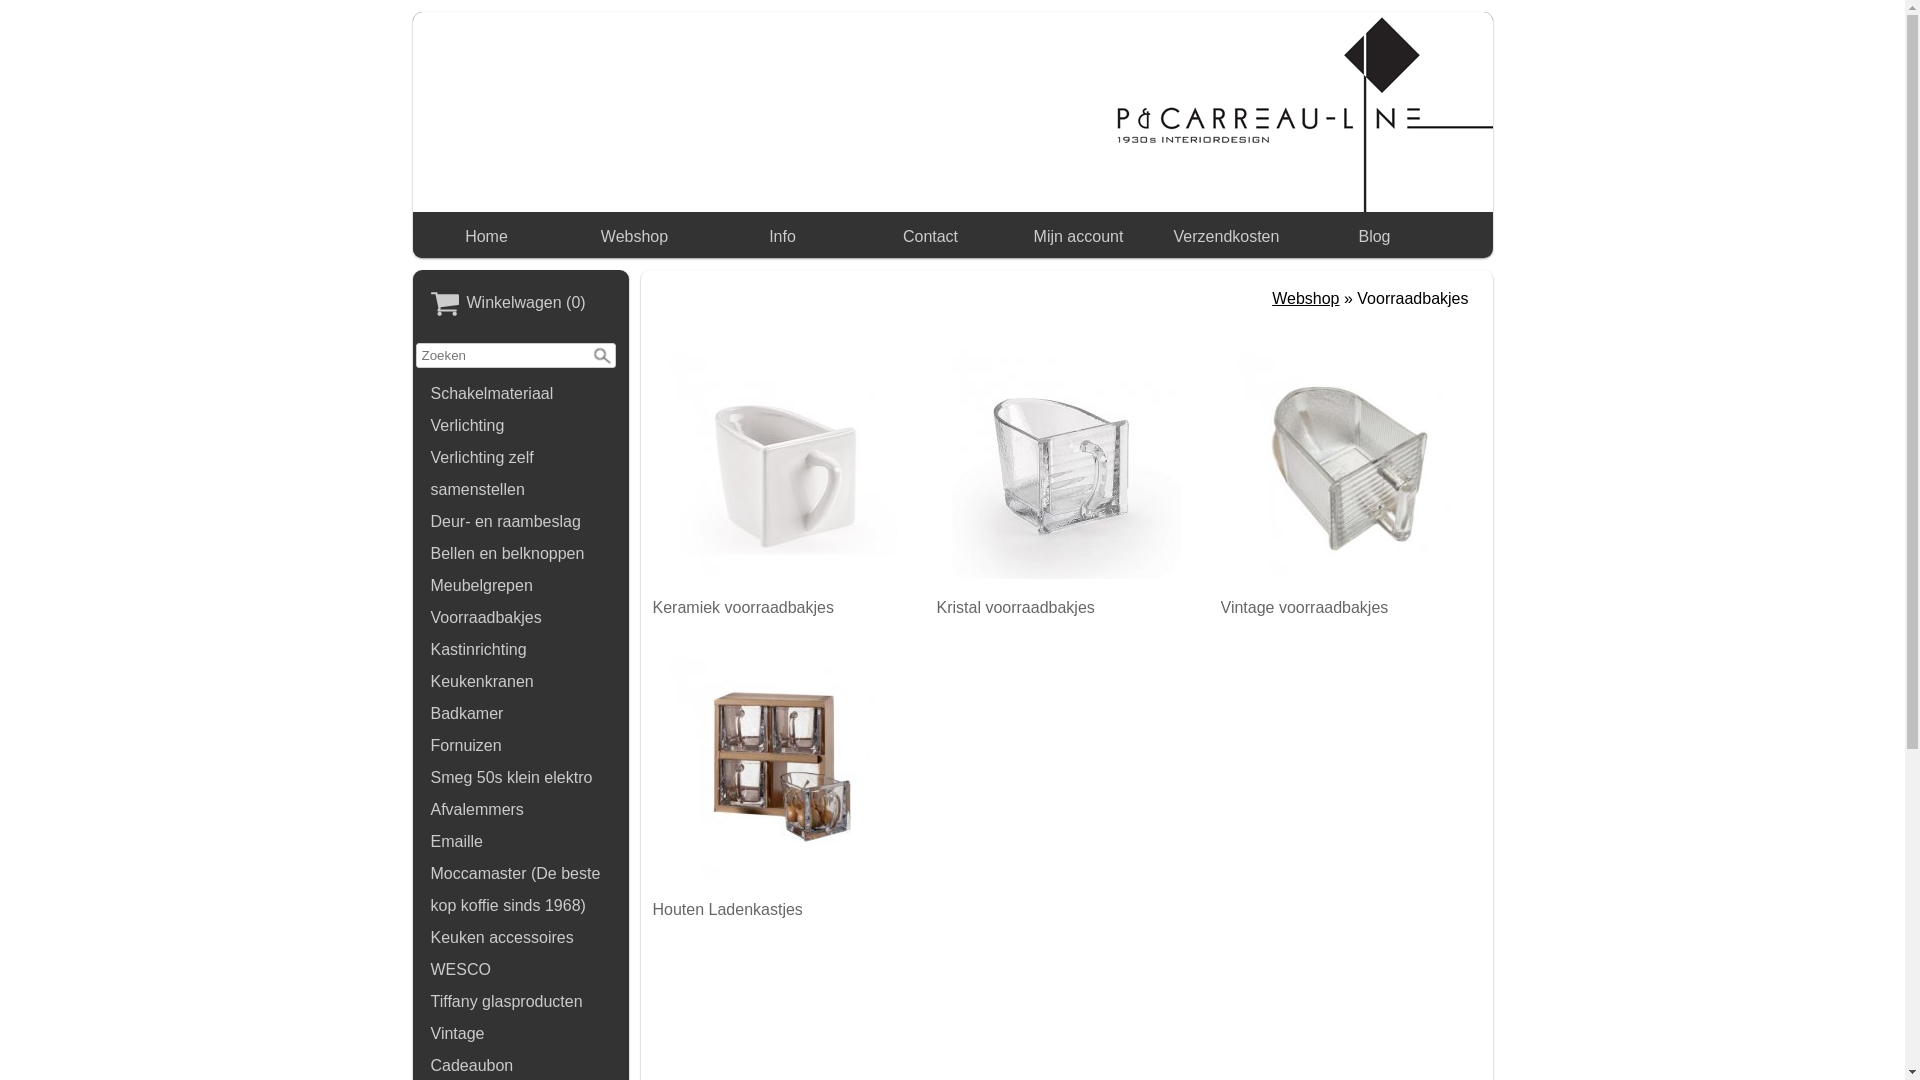 The width and height of the screenshot is (1920, 1080). What do you see at coordinates (415, 424) in the screenshot?
I see `'Verlichting'` at bounding box center [415, 424].